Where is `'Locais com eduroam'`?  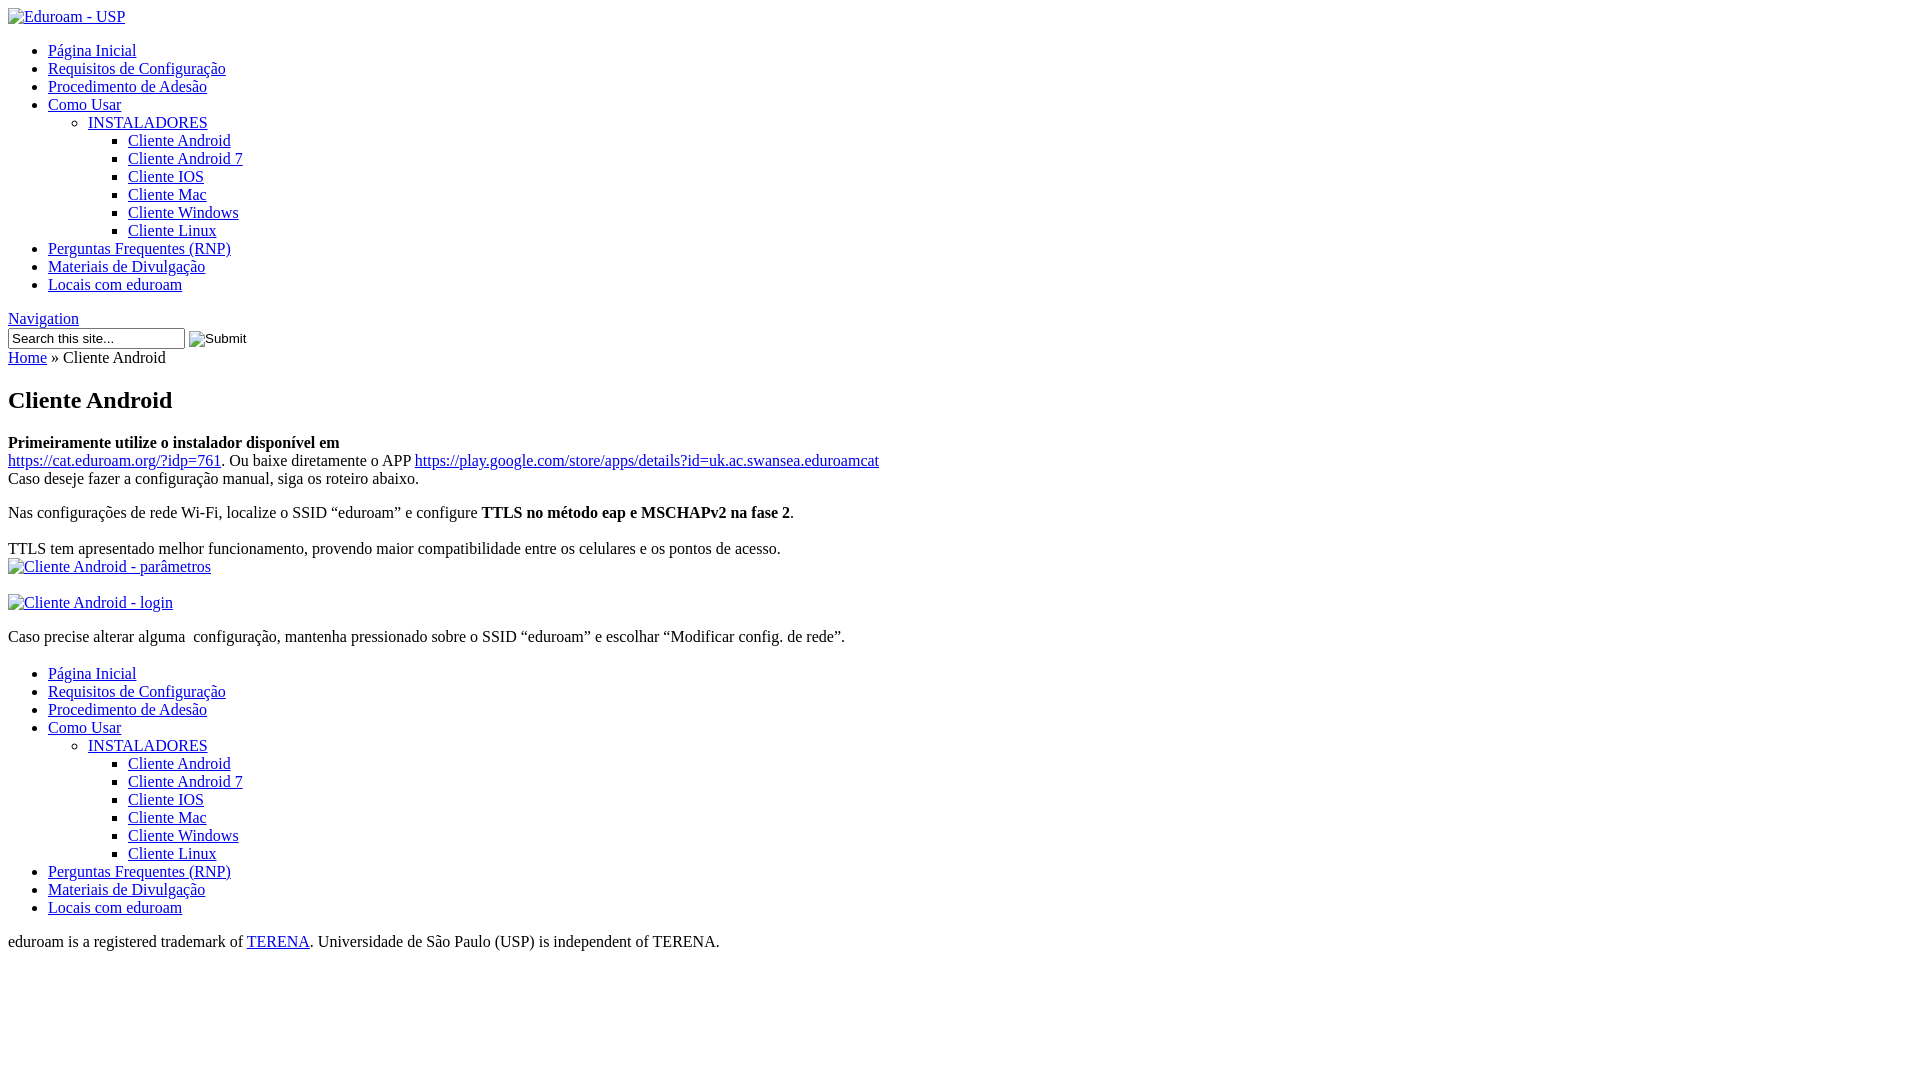 'Locais com eduroam' is located at coordinates (114, 284).